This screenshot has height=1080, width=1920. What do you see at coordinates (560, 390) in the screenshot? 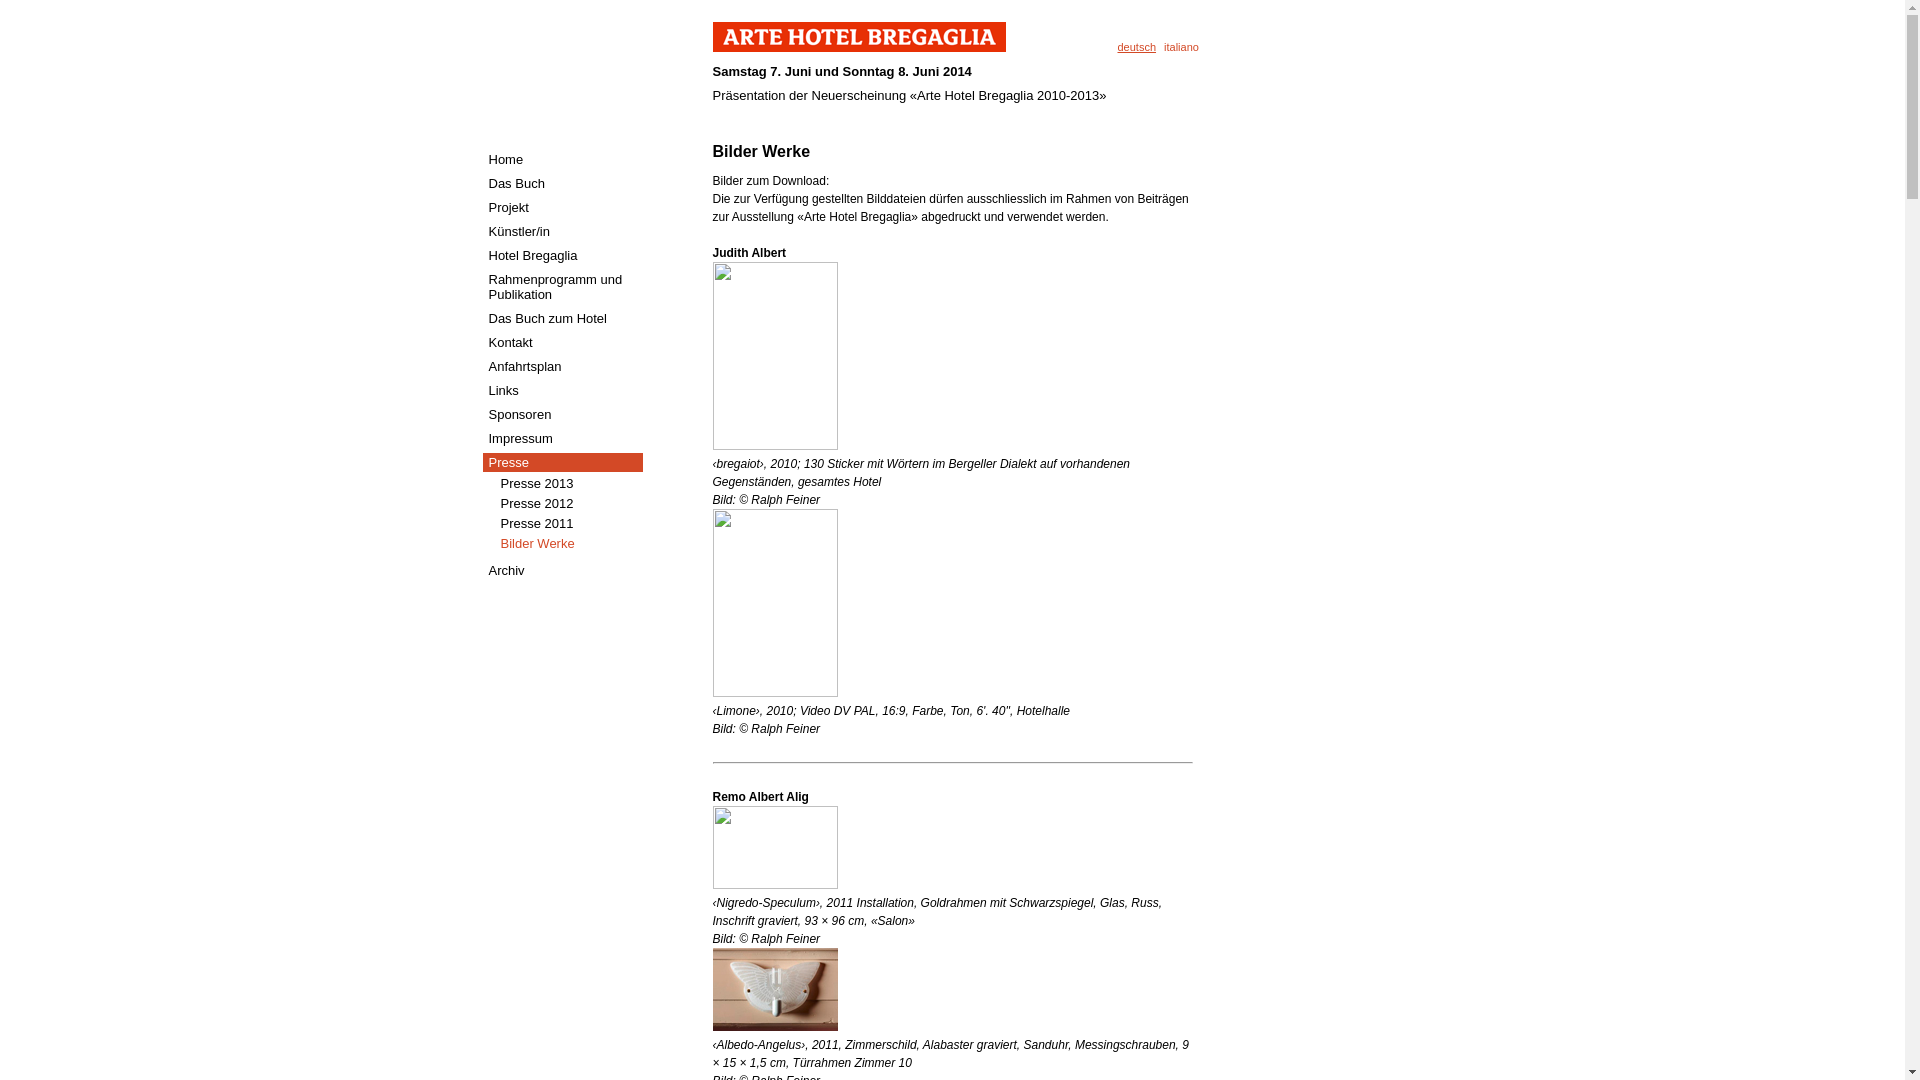
I see `'Links'` at bounding box center [560, 390].